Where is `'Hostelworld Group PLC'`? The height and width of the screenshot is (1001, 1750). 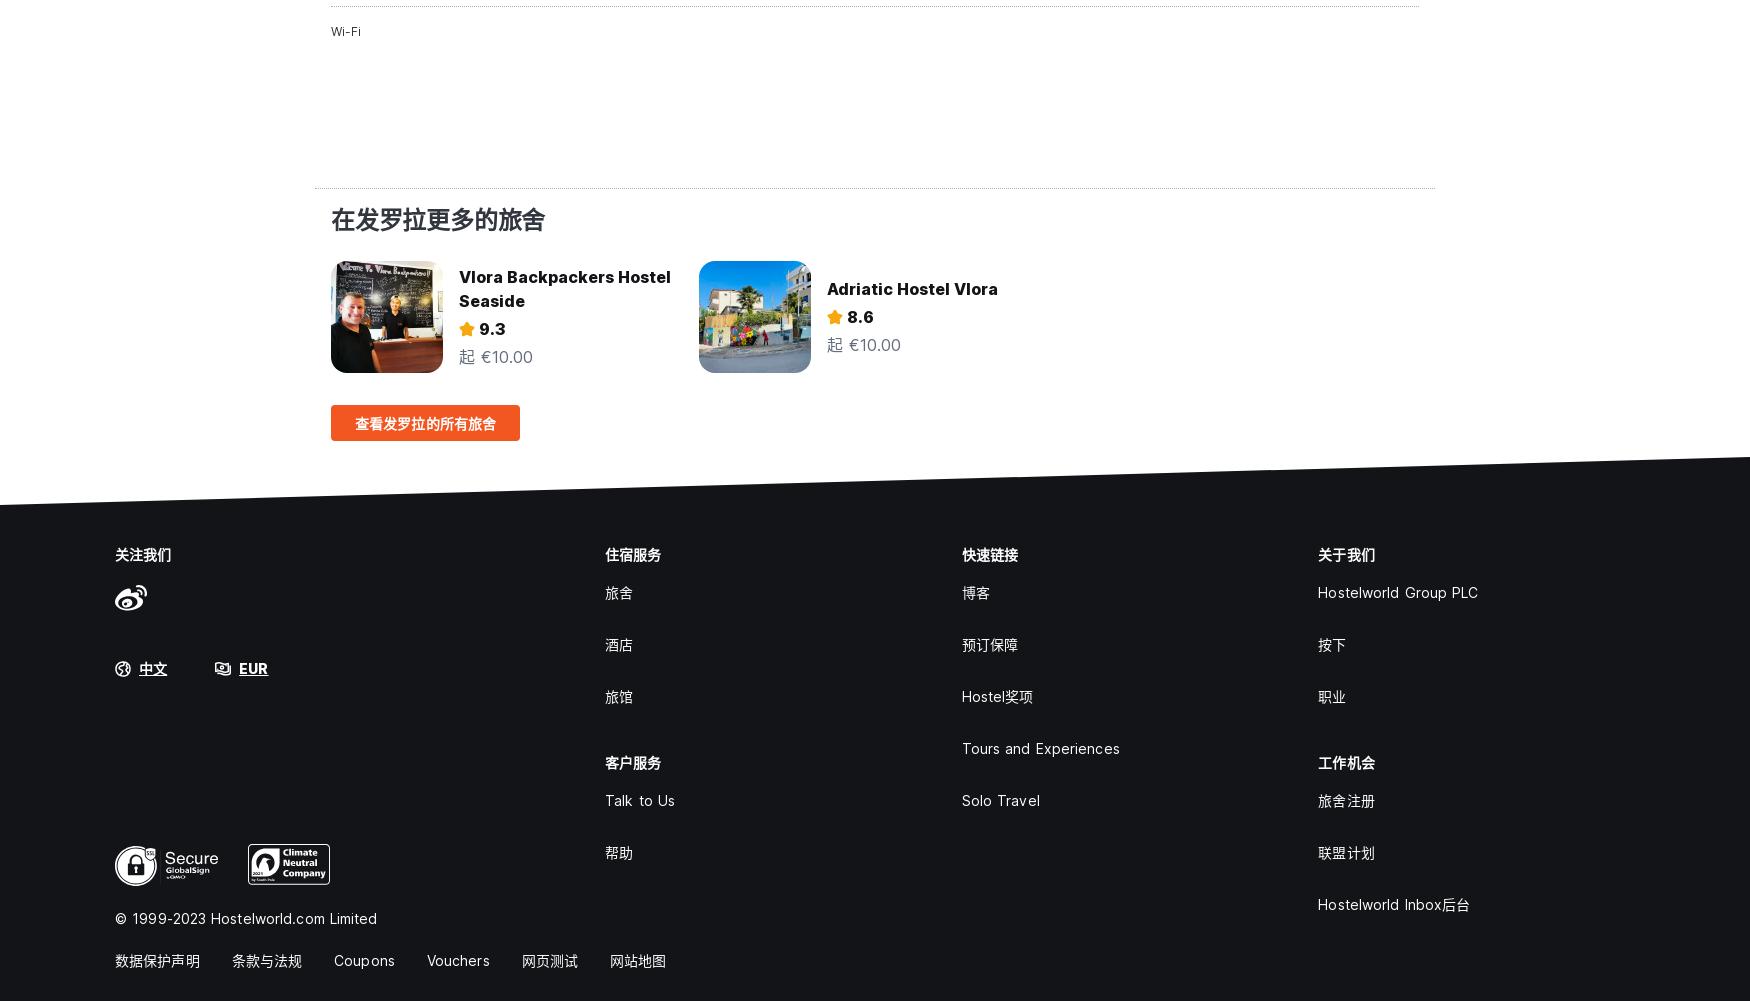 'Hostelworld Group PLC' is located at coordinates (1317, 592).